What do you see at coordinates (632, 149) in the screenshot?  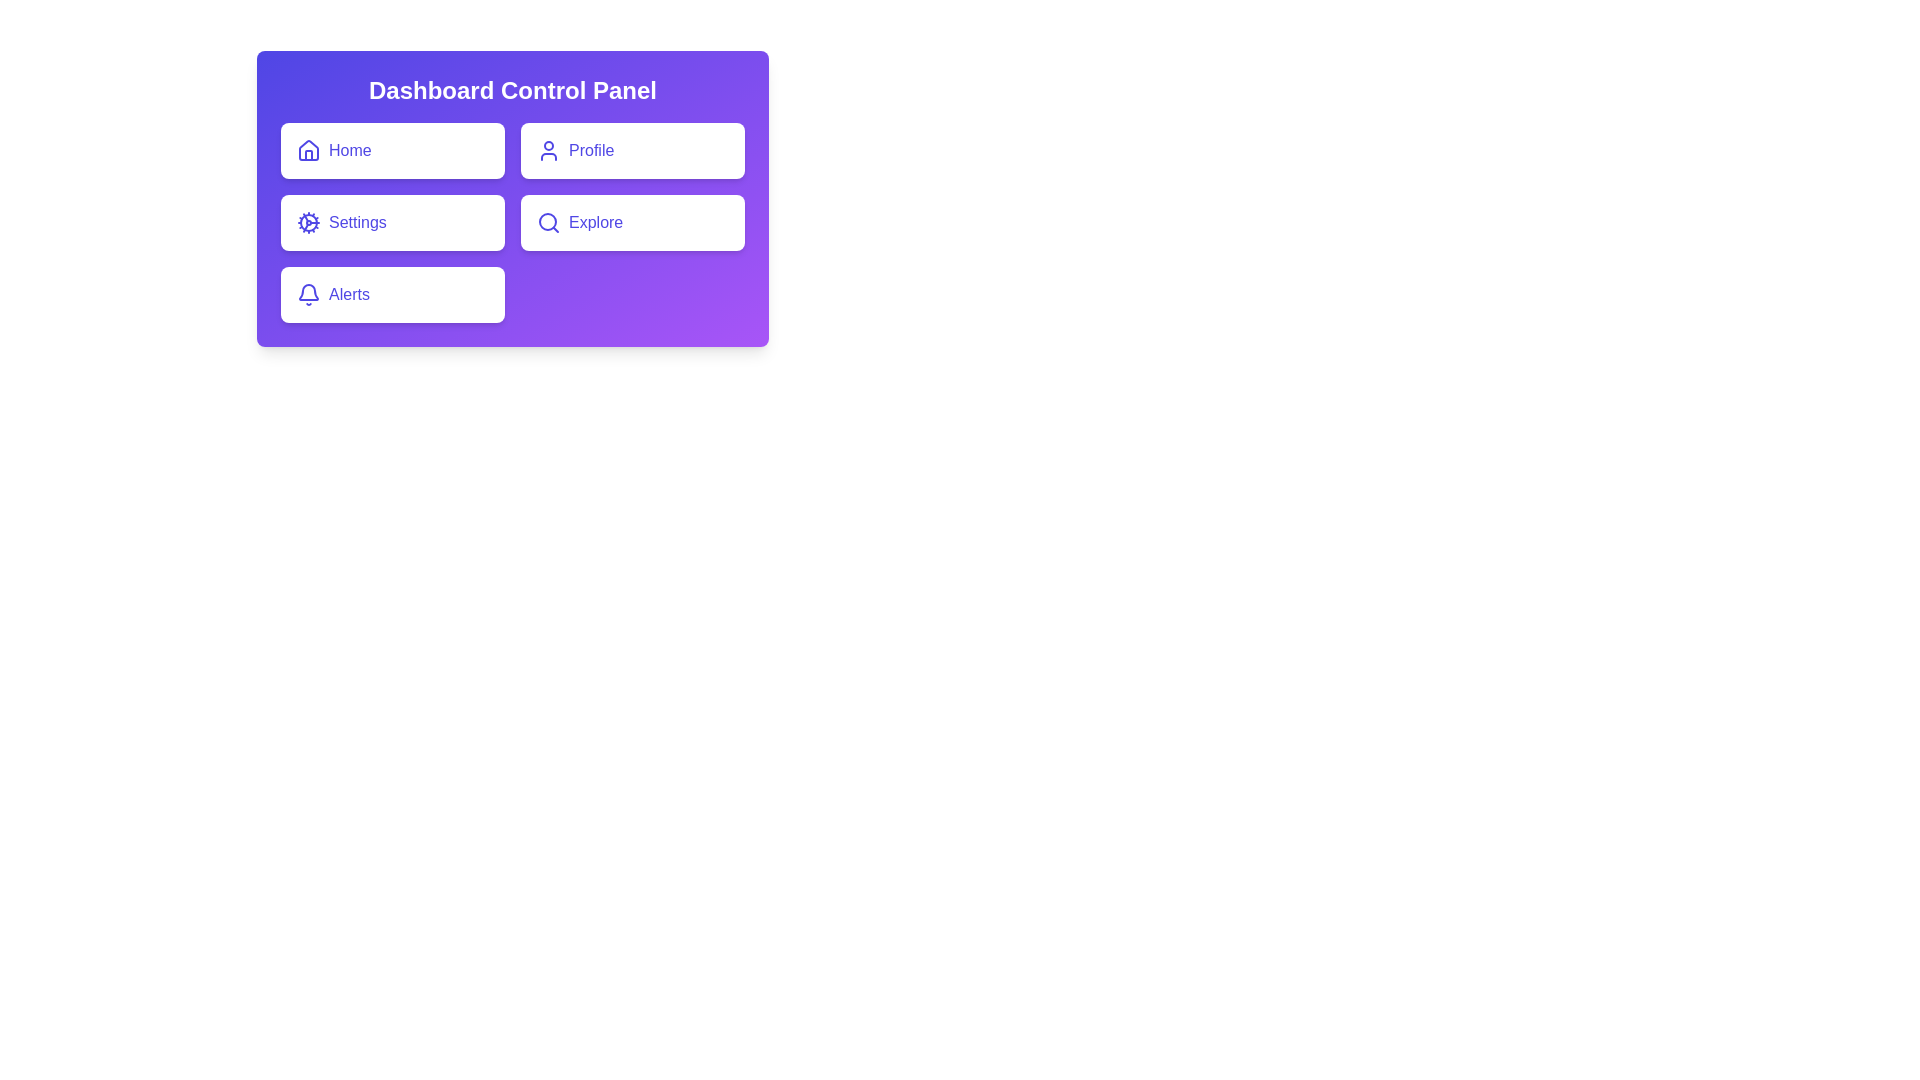 I see `the second navigation button located at the top row, to the right of the 'Home' button` at bounding box center [632, 149].